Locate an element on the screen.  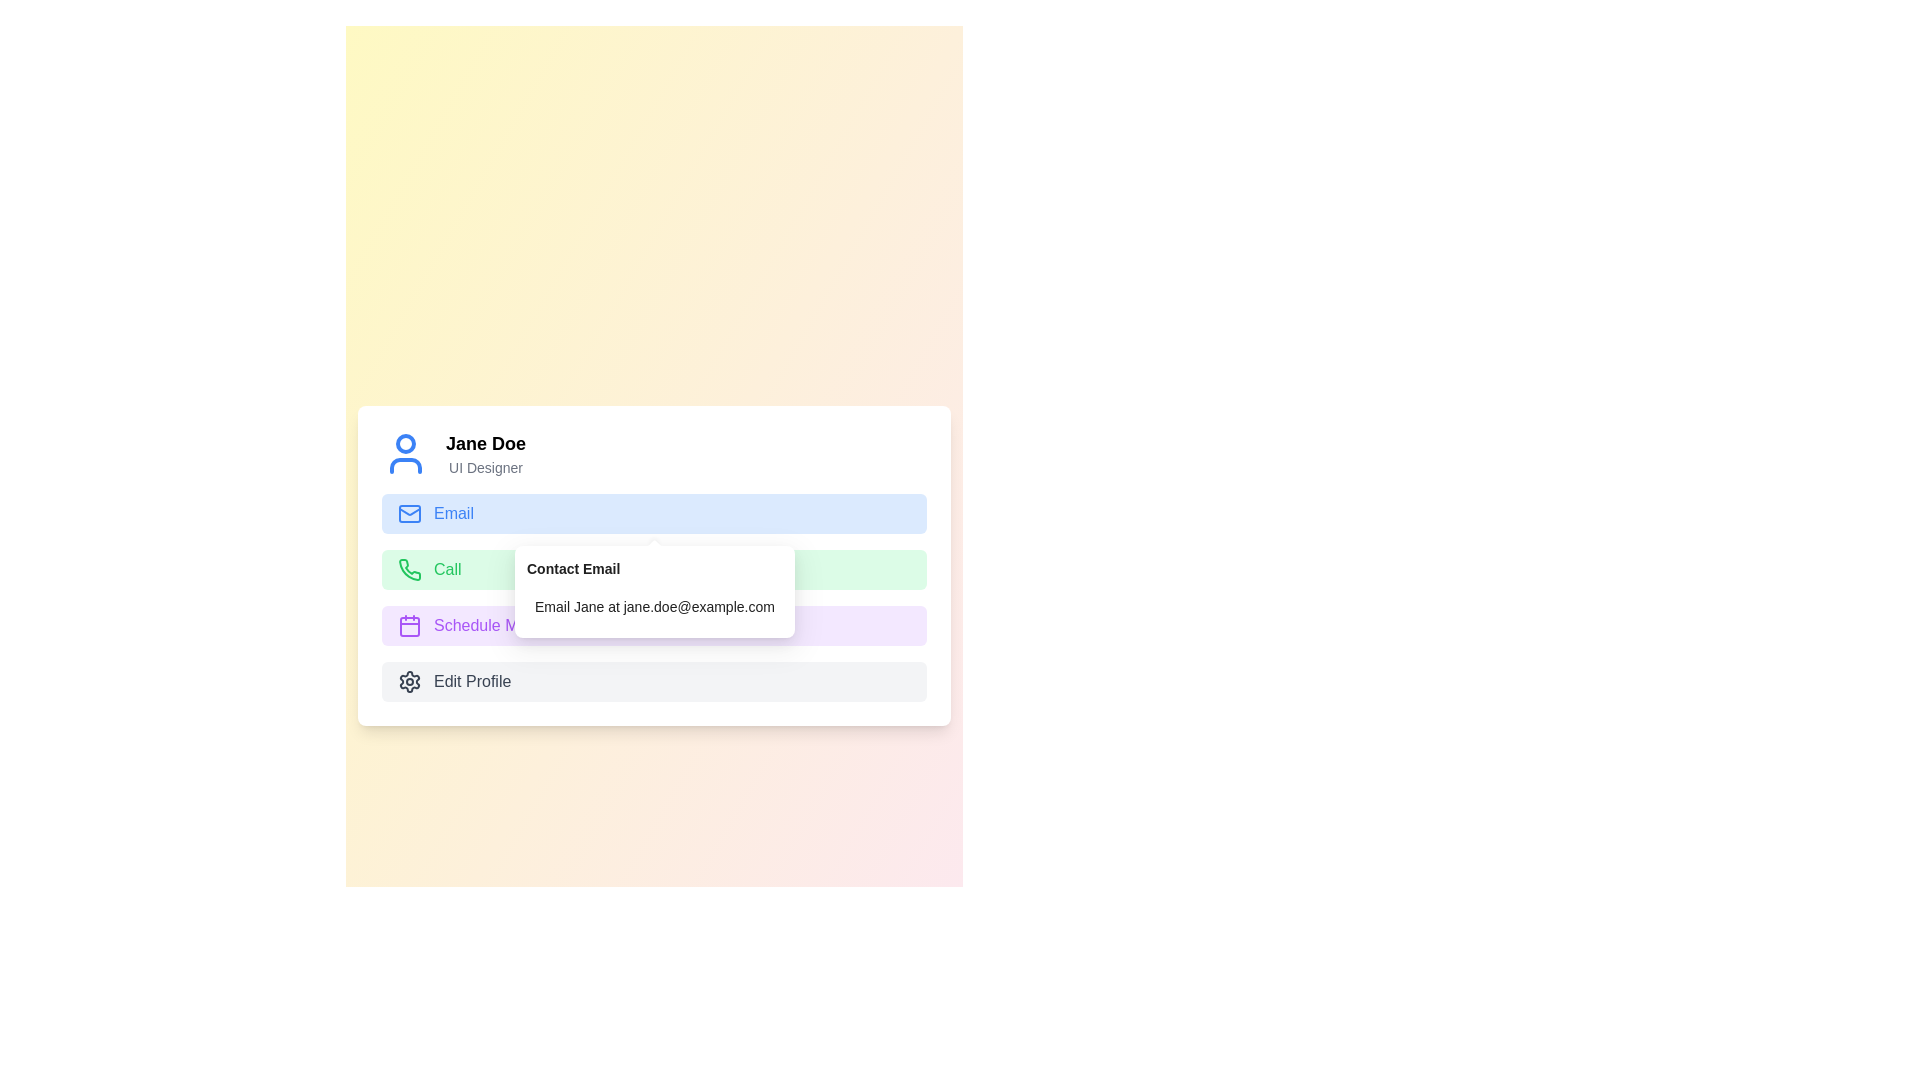
the Text Display element which shows 'Jane Doe' in bold and 'UI Designer' below it in gray, located in the upper-left quadrant of the interface is located at coordinates (485, 454).